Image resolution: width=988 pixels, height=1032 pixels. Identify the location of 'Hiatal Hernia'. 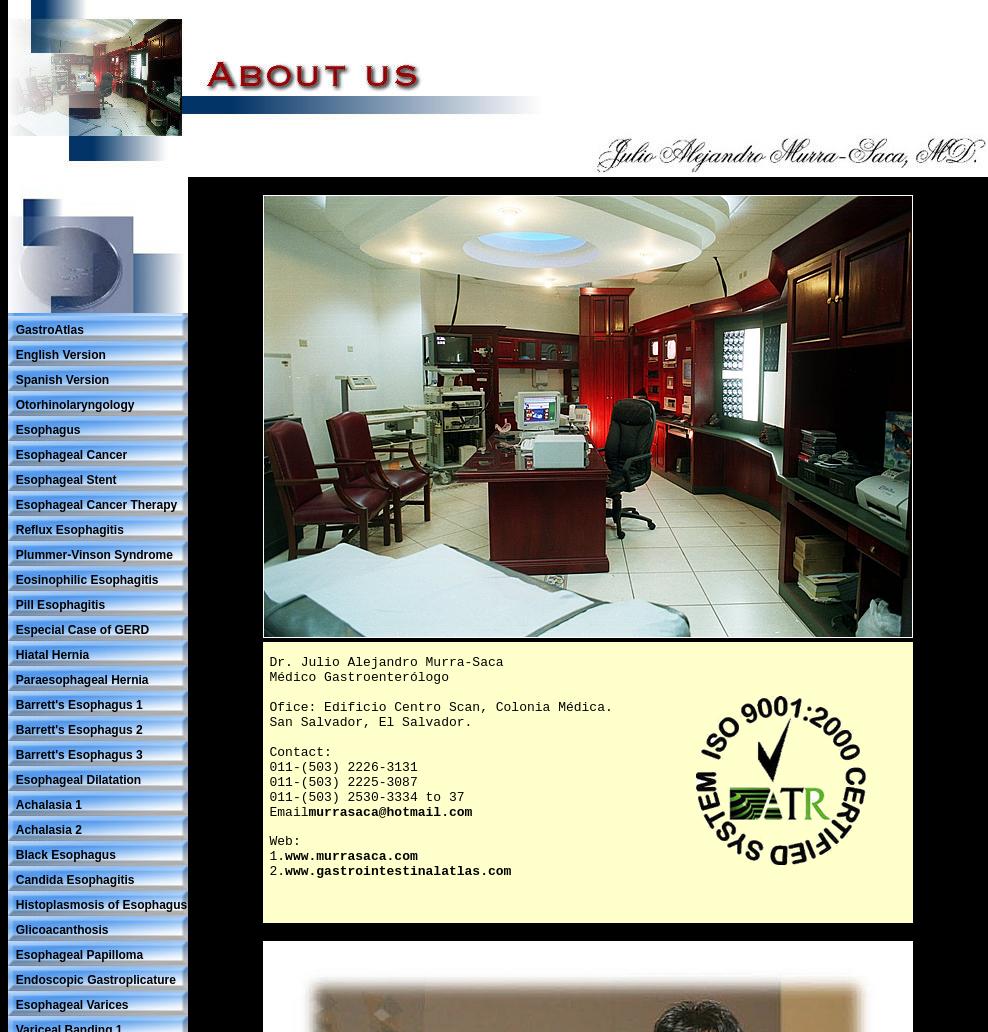
(50, 652).